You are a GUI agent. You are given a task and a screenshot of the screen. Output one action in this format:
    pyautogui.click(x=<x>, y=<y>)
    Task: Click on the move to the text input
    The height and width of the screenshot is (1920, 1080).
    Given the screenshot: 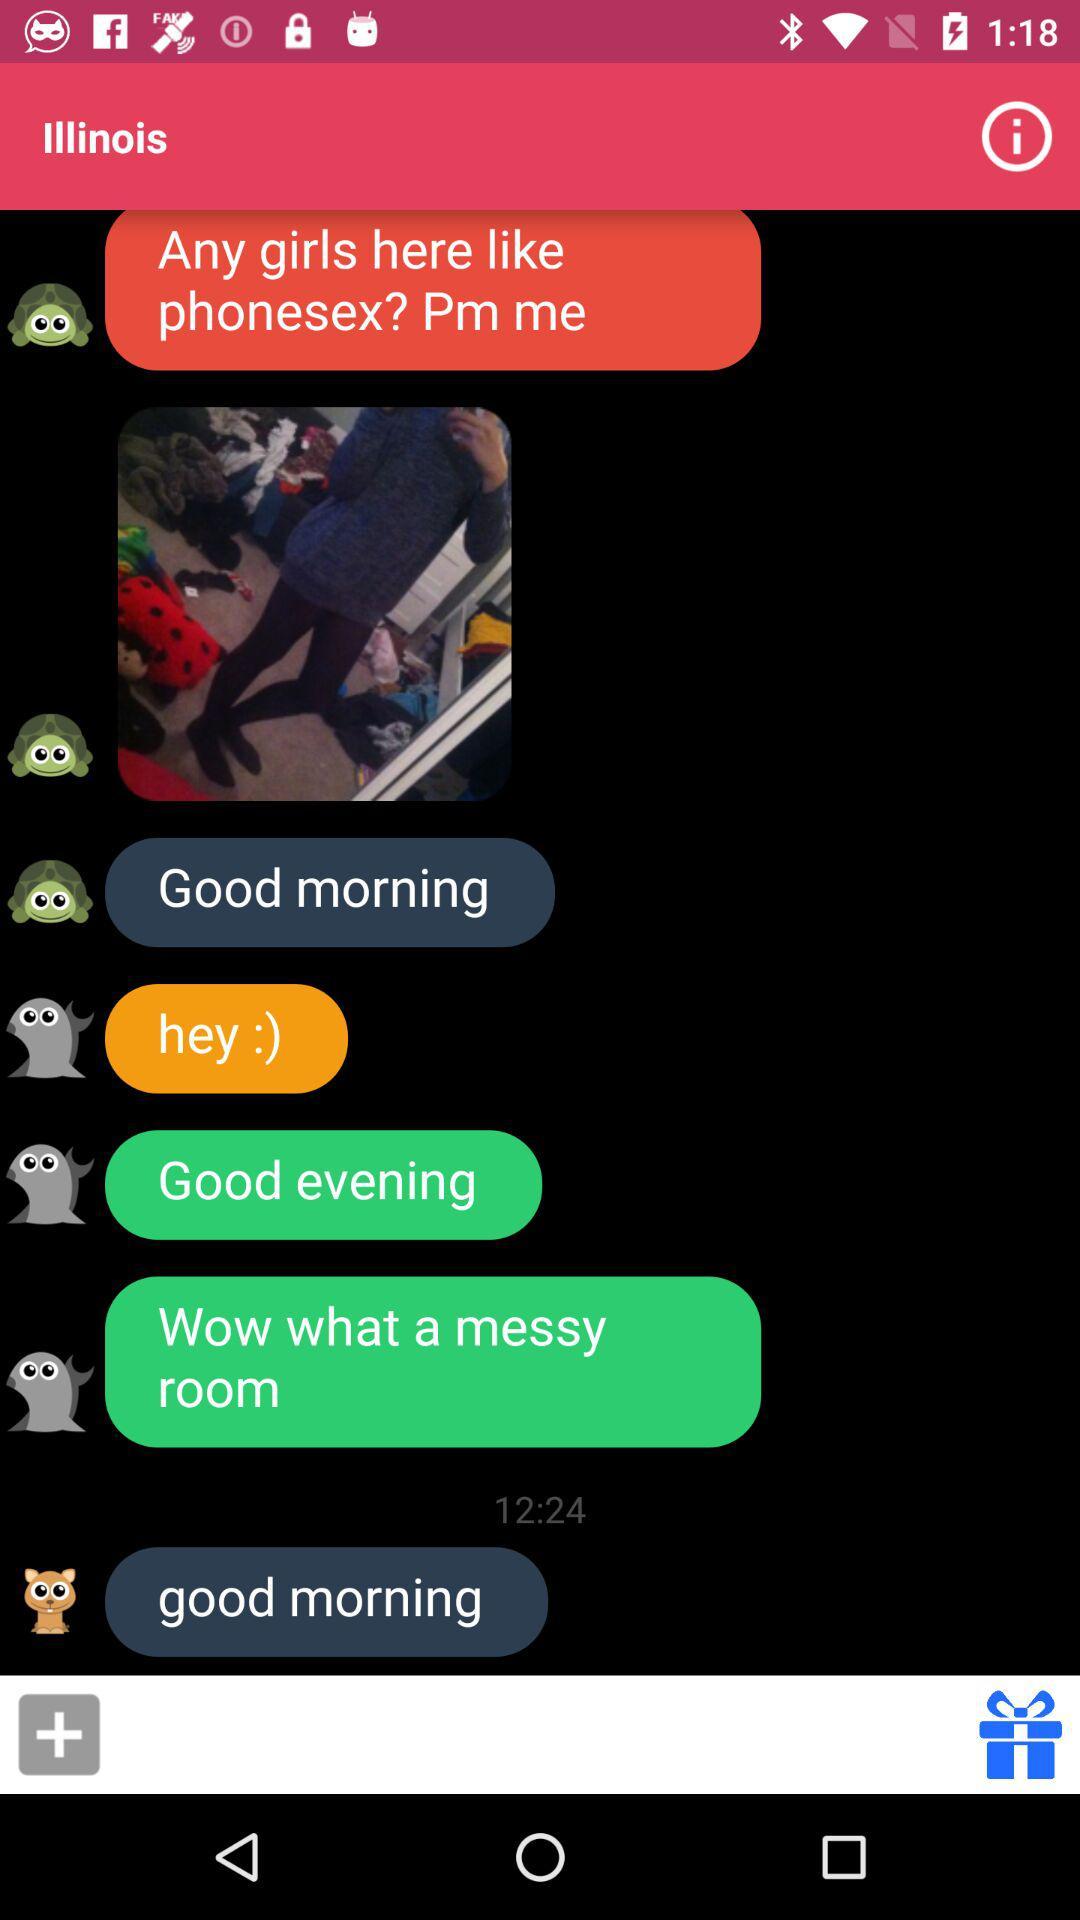 What is the action you would take?
    pyautogui.click(x=546, y=1733)
    